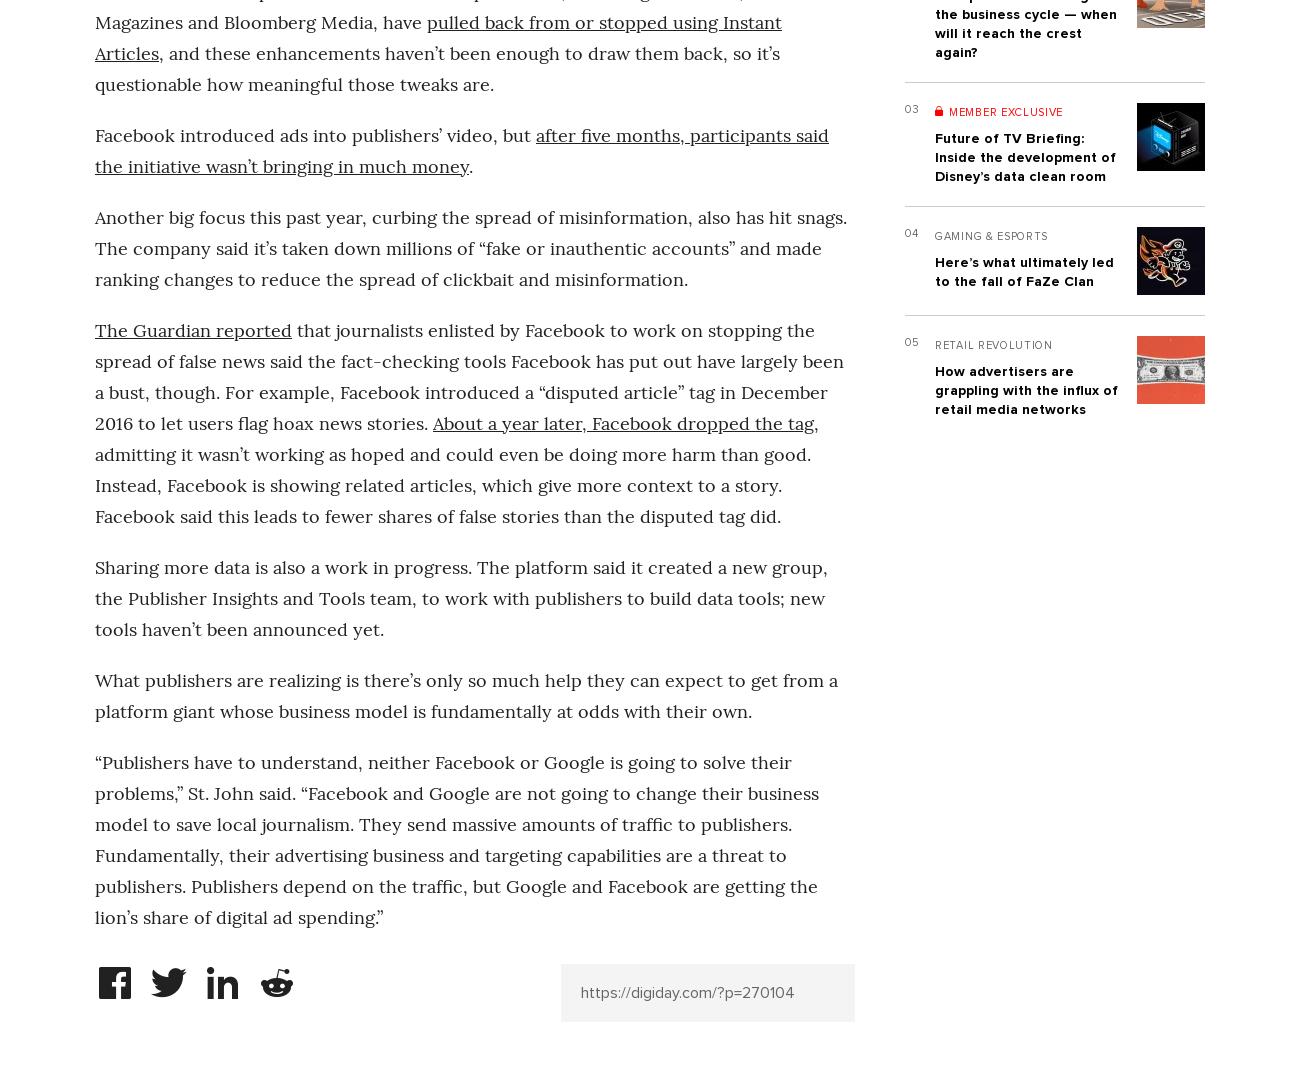  I want to click on 'Another big focus this past year, curbing the spread of misinformation, also has hit snags. The company said it’s taken down millions of “fake or inauthentic accounts” and made ranking changes to reduce the spread of clickbait and misinformation.', so click(469, 247).